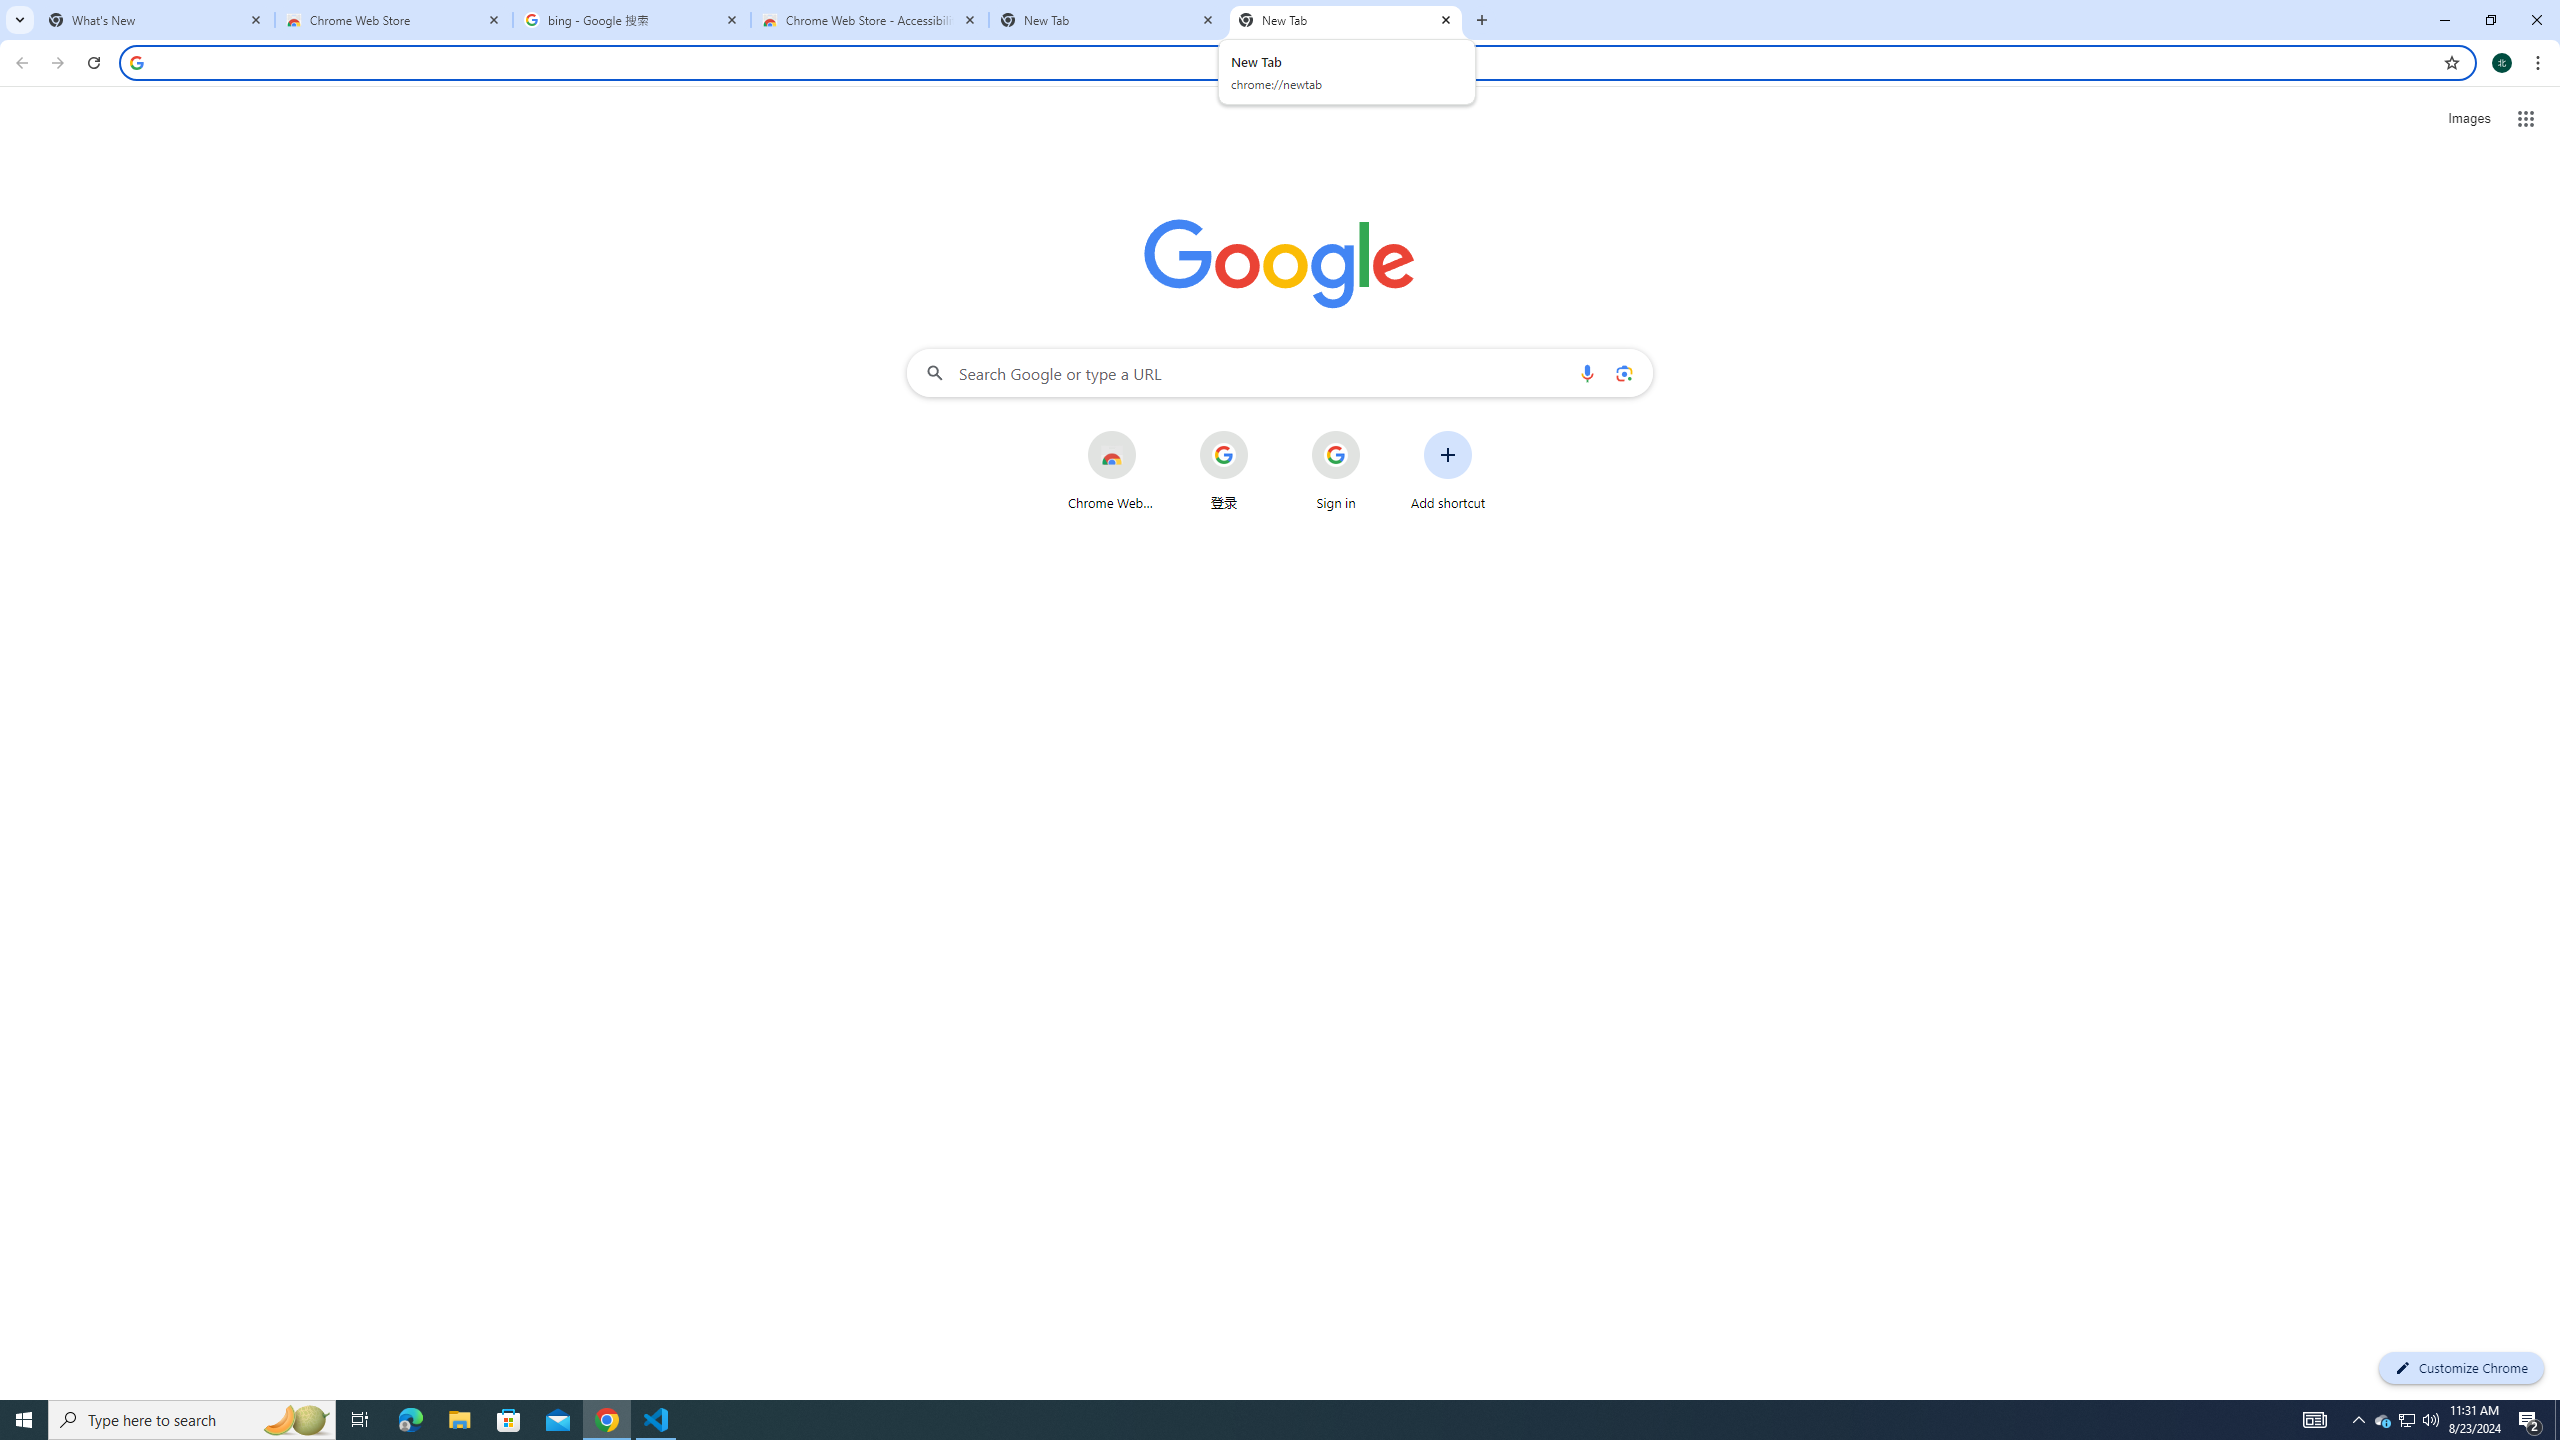 This screenshot has height=1440, width=2560. What do you see at coordinates (2526, 118) in the screenshot?
I see `'Google apps'` at bounding box center [2526, 118].